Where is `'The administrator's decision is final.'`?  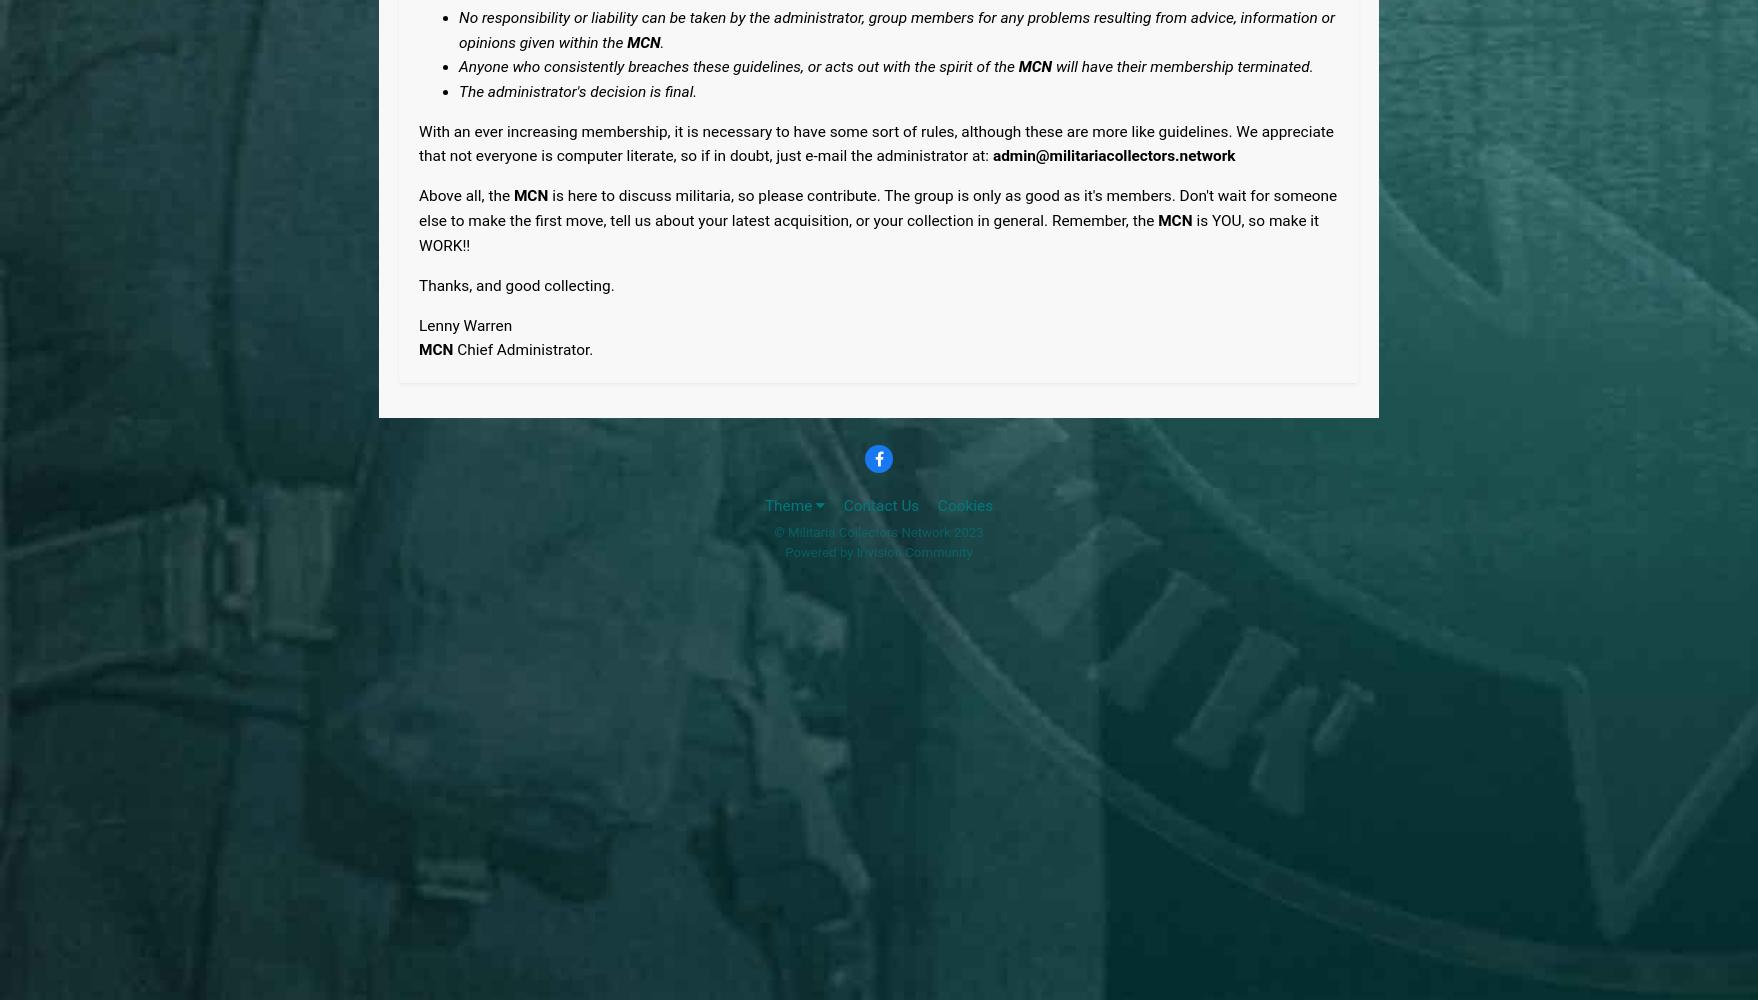 'The administrator's decision is final.' is located at coordinates (577, 90).